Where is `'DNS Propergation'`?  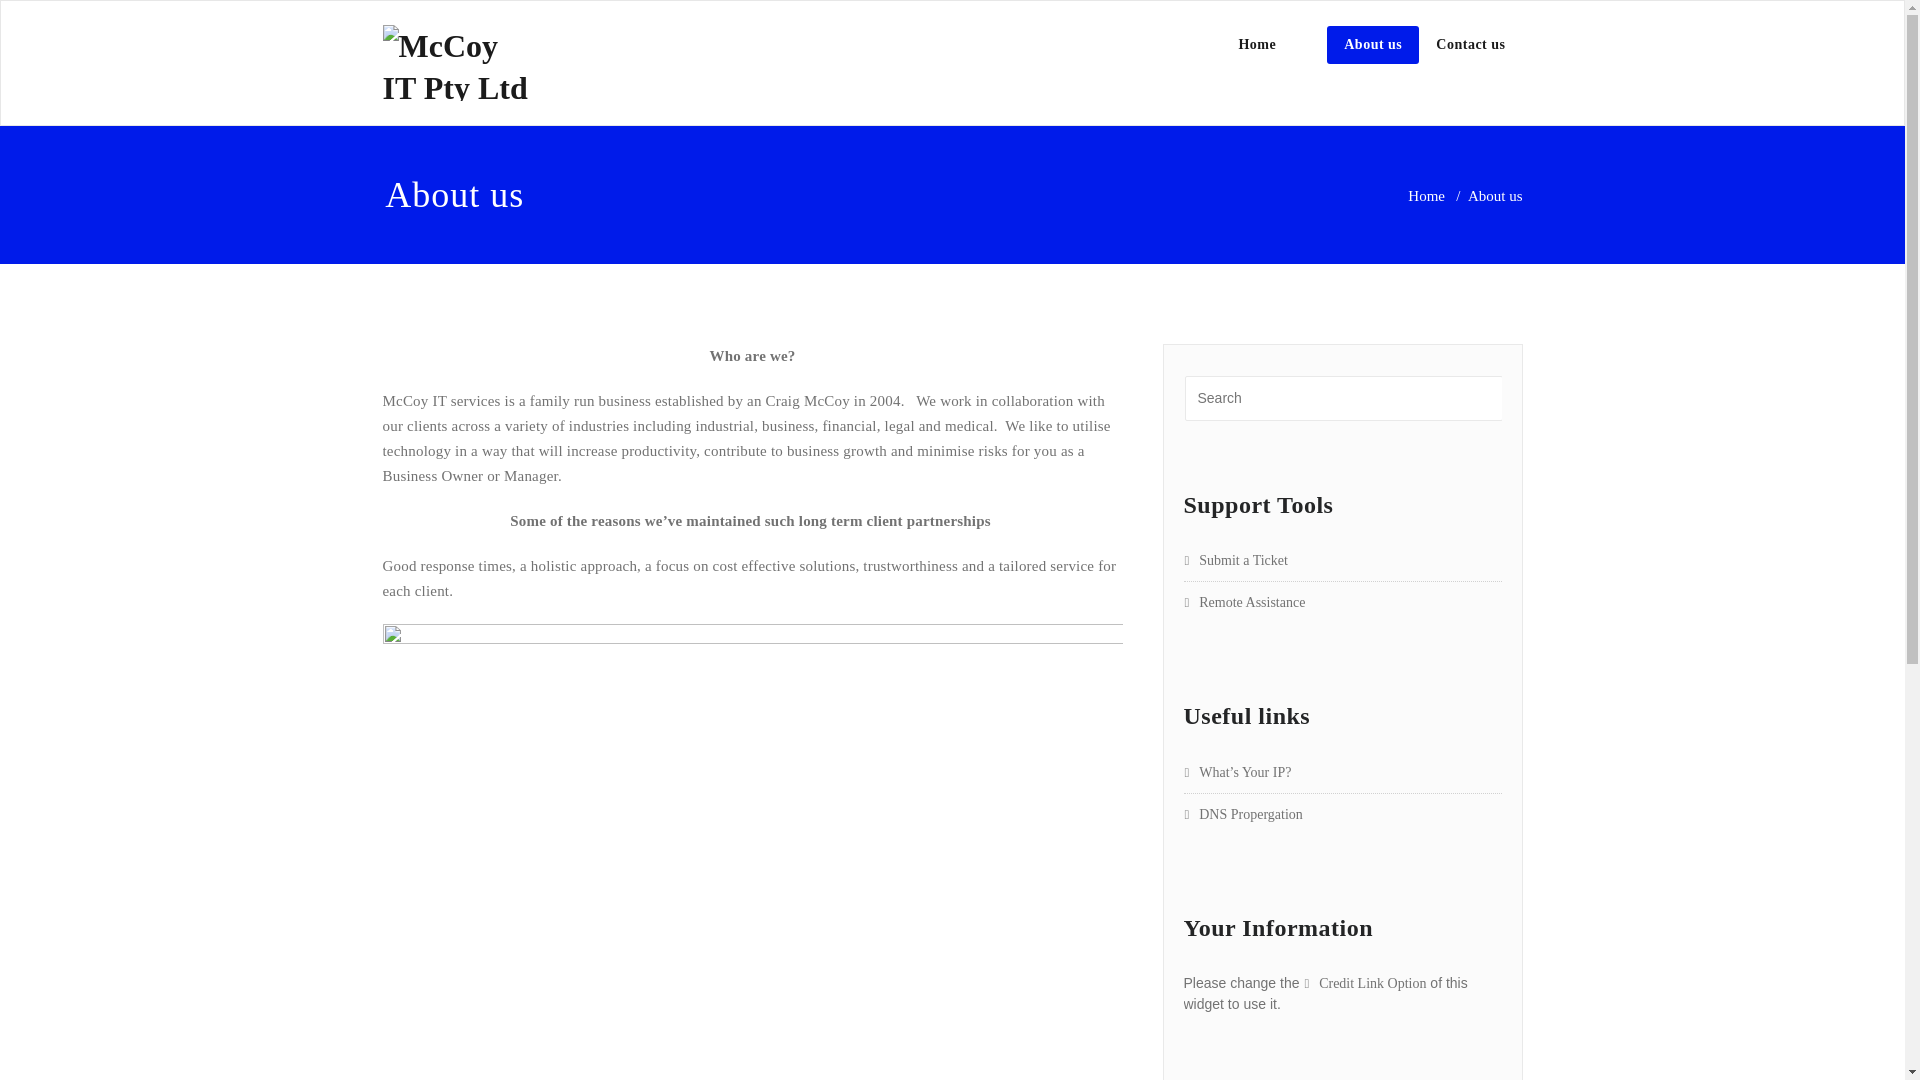
'DNS Propergation' is located at coordinates (1242, 814).